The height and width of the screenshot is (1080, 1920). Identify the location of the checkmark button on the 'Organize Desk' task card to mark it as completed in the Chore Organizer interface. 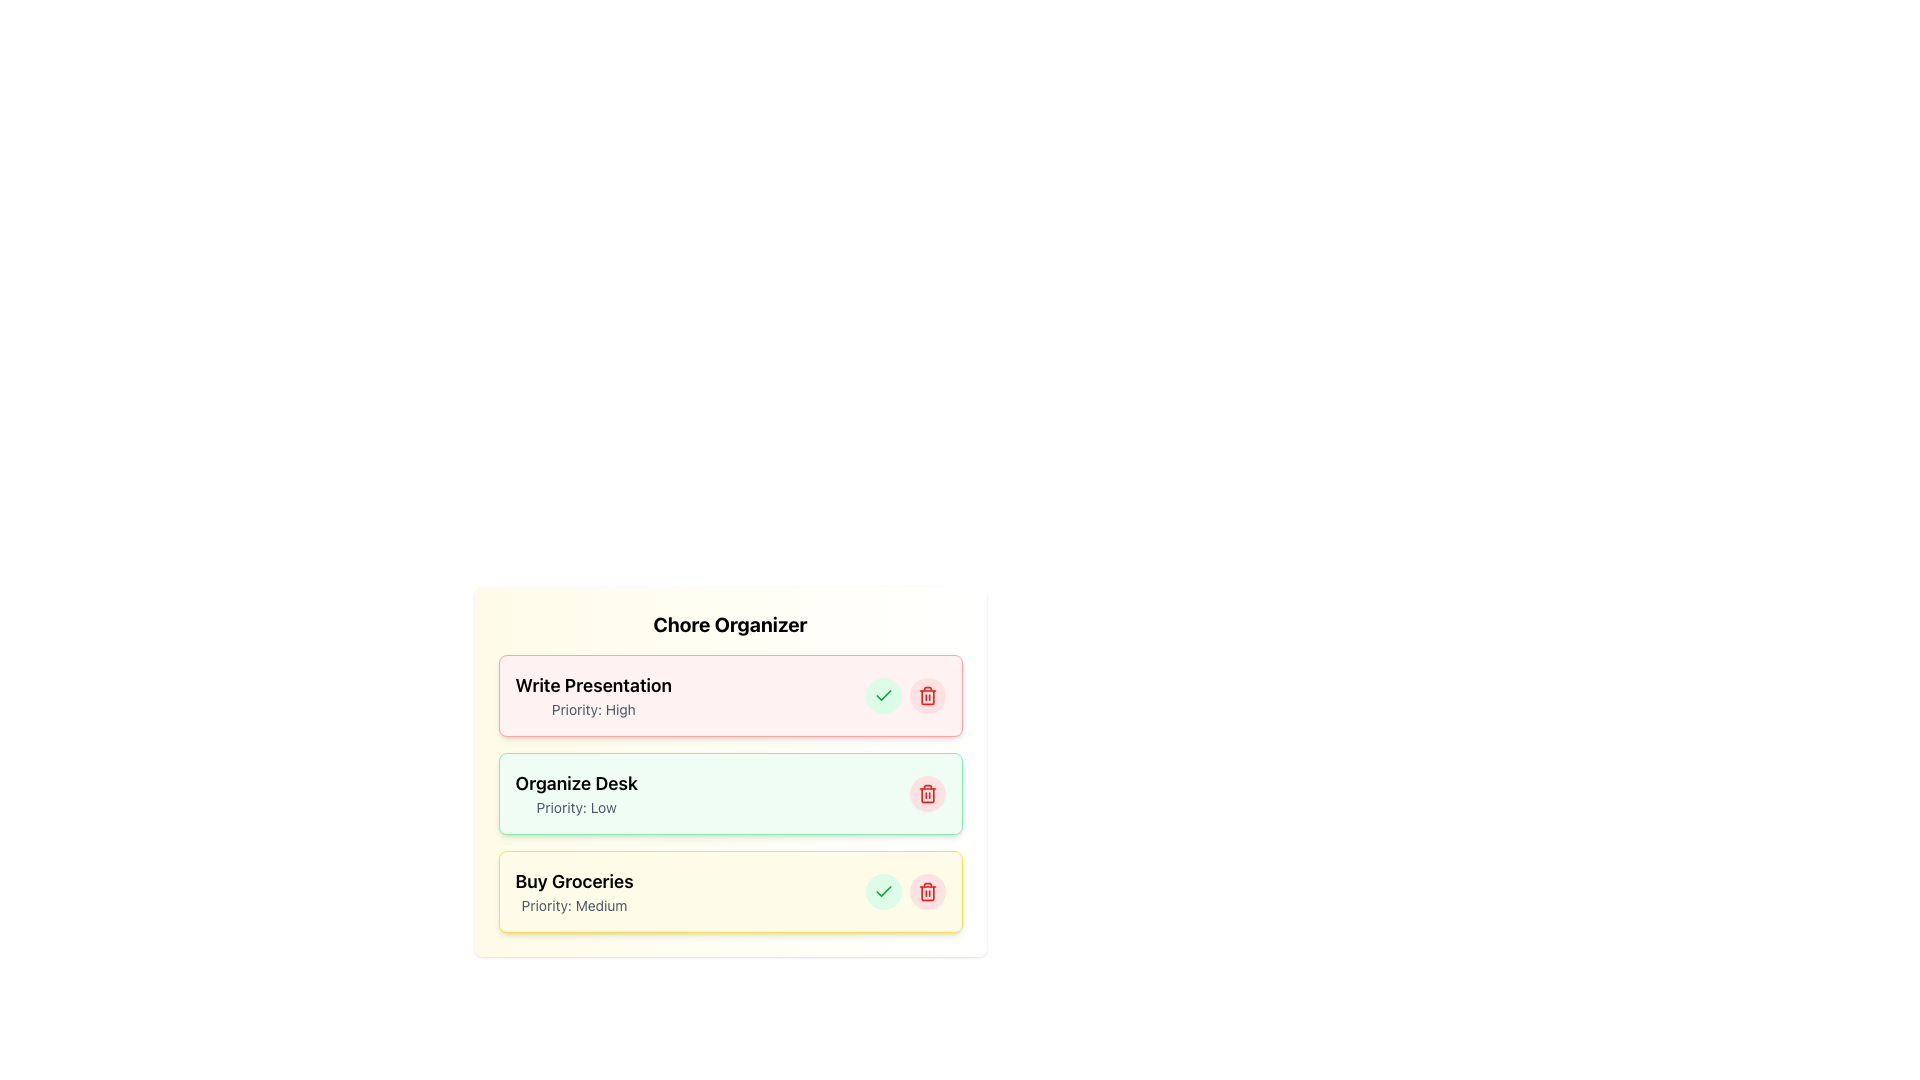
(729, 793).